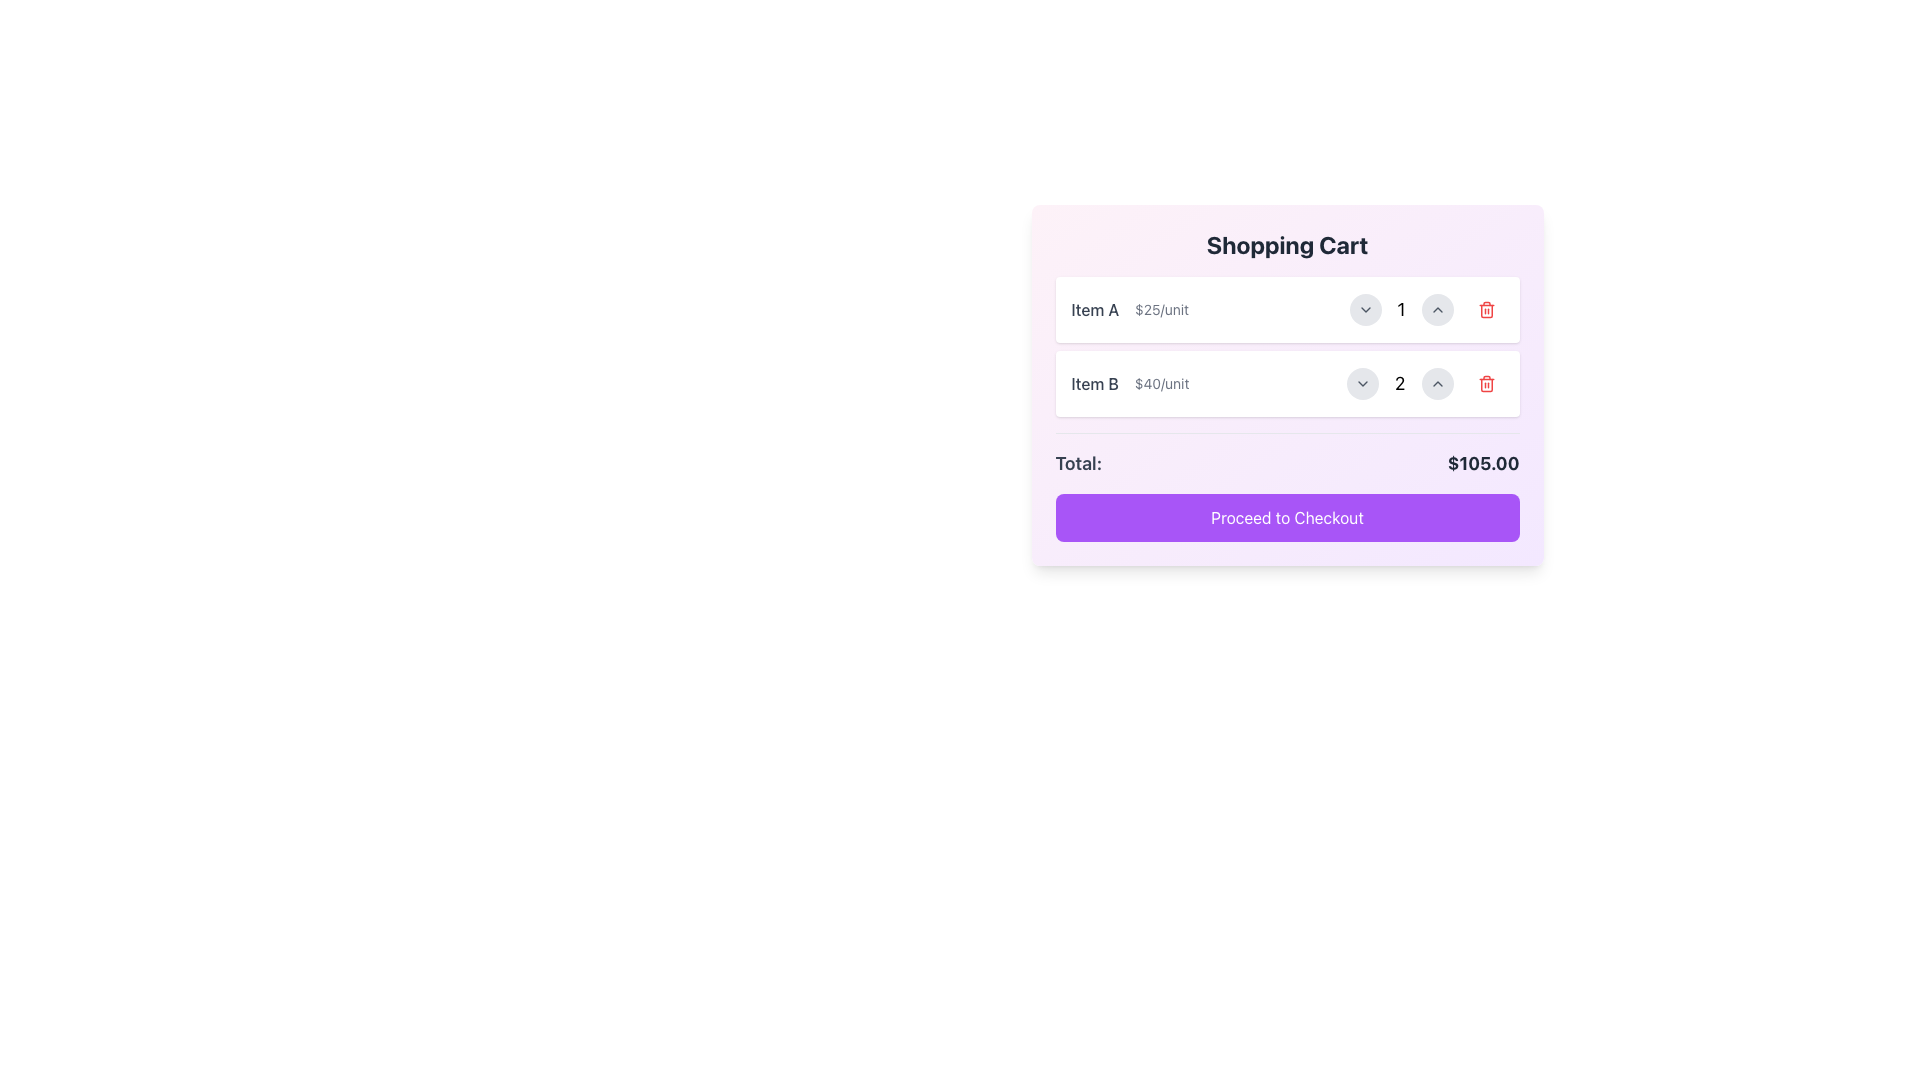 The height and width of the screenshot is (1080, 1920). Describe the element at coordinates (1130, 384) in the screenshot. I see `the Text label that displays the item name and unit price within the shopping cart card interface, located in the second item box below 'Item A'` at that location.